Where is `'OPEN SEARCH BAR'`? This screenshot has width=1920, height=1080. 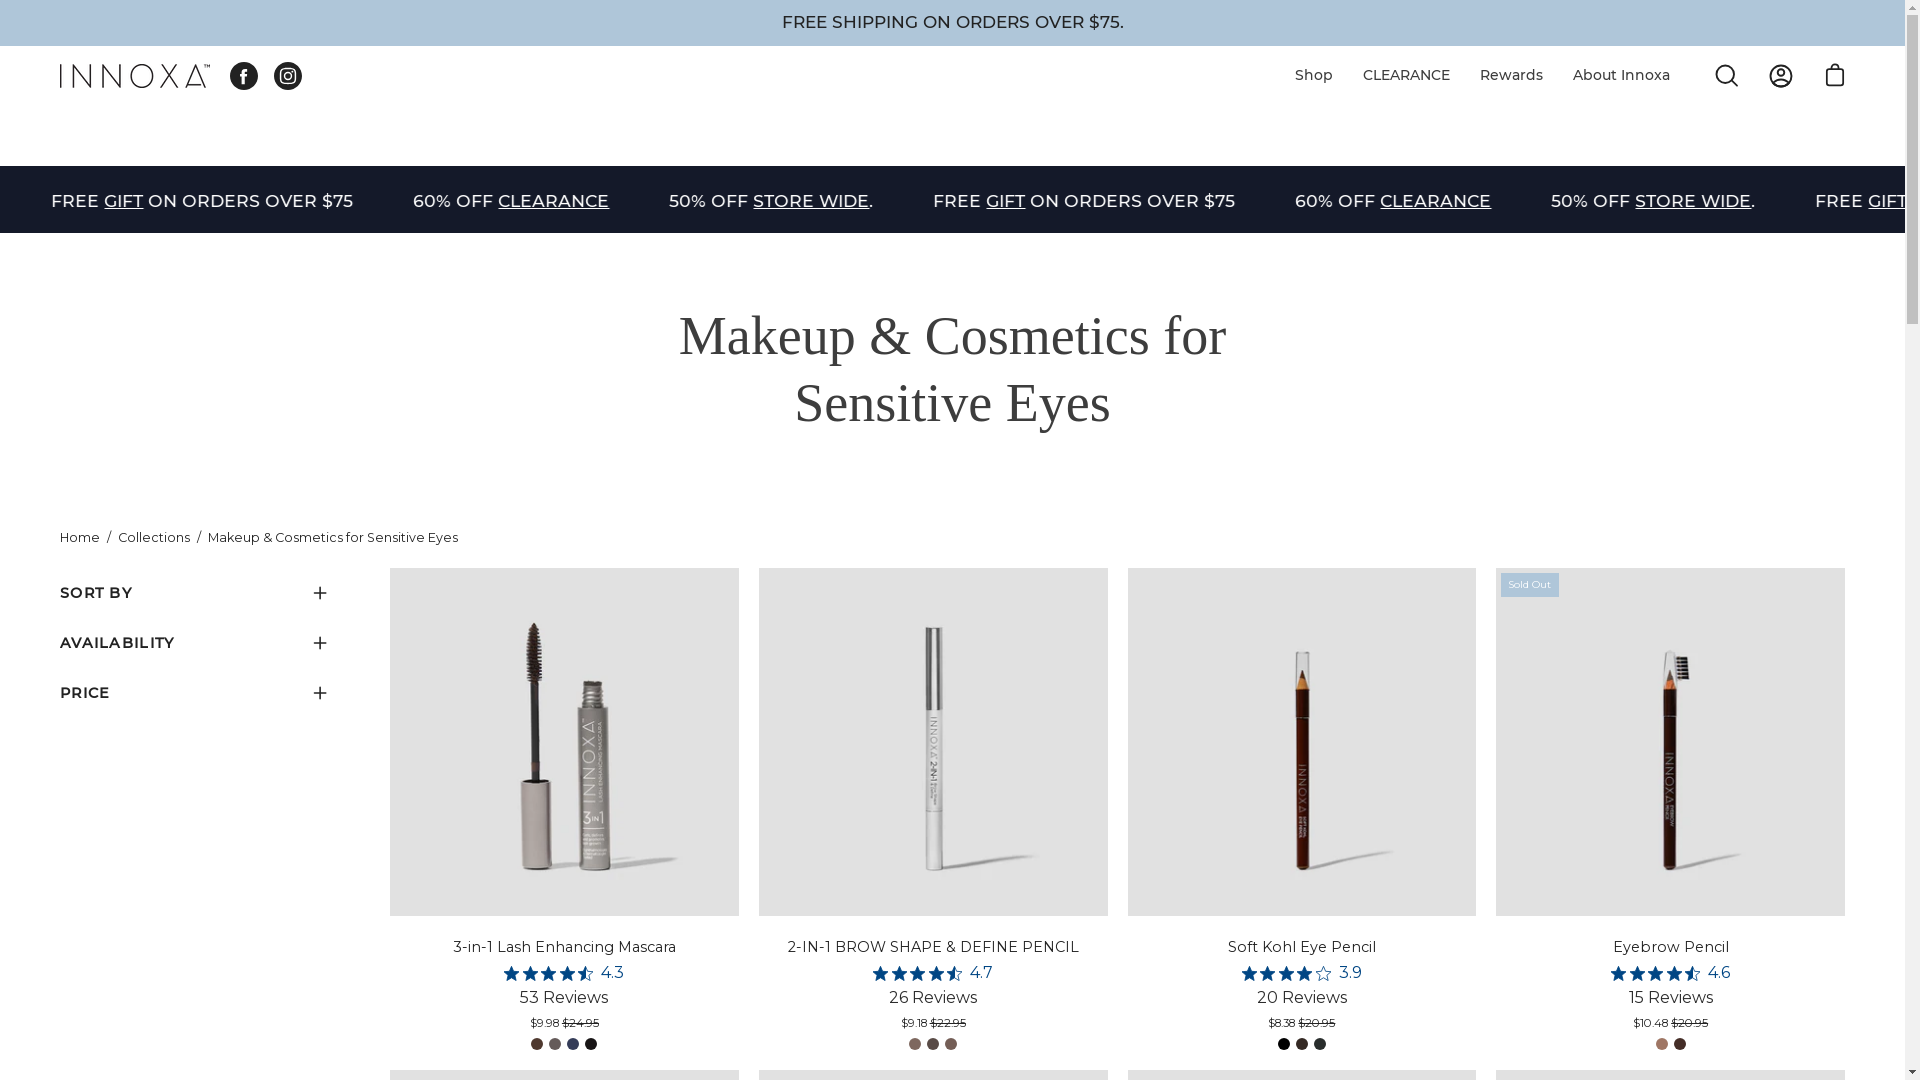 'OPEN SEARCH BAR' is located at coordinates (1726, 75).